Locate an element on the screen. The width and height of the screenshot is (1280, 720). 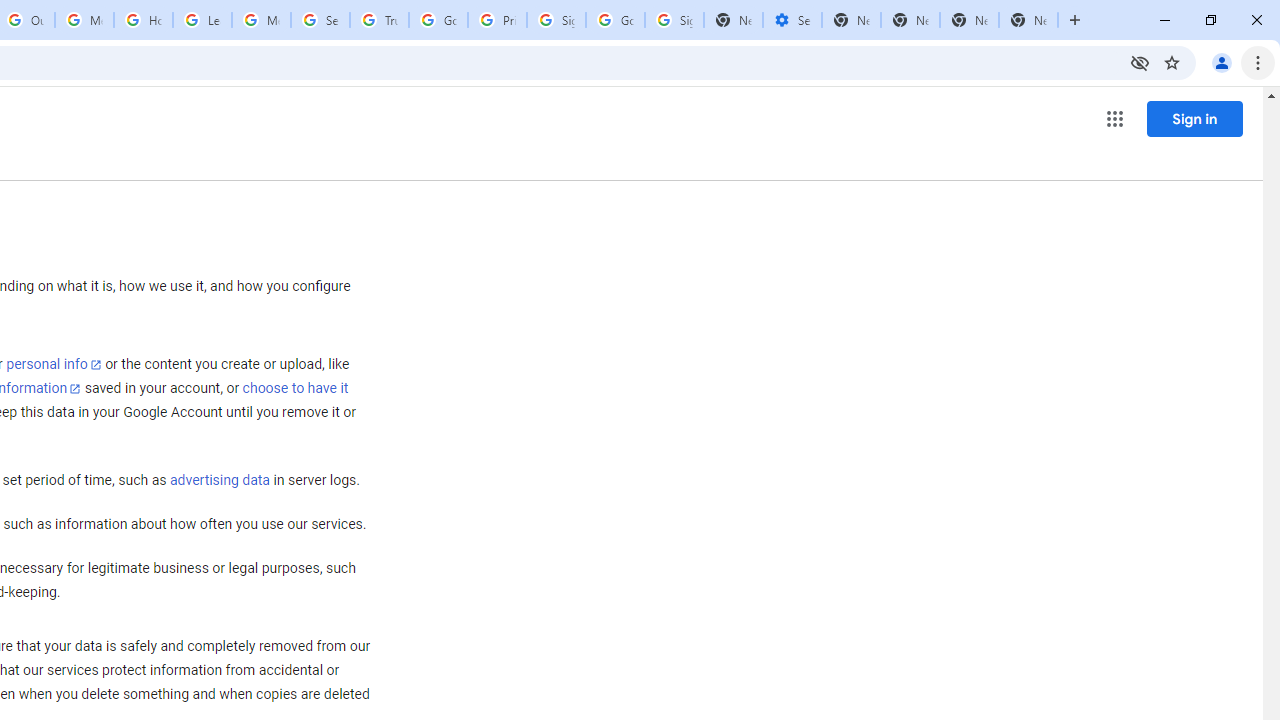
'Search our Doodle Library Collection - Google Doodles' is located at coordinates (320, 20).